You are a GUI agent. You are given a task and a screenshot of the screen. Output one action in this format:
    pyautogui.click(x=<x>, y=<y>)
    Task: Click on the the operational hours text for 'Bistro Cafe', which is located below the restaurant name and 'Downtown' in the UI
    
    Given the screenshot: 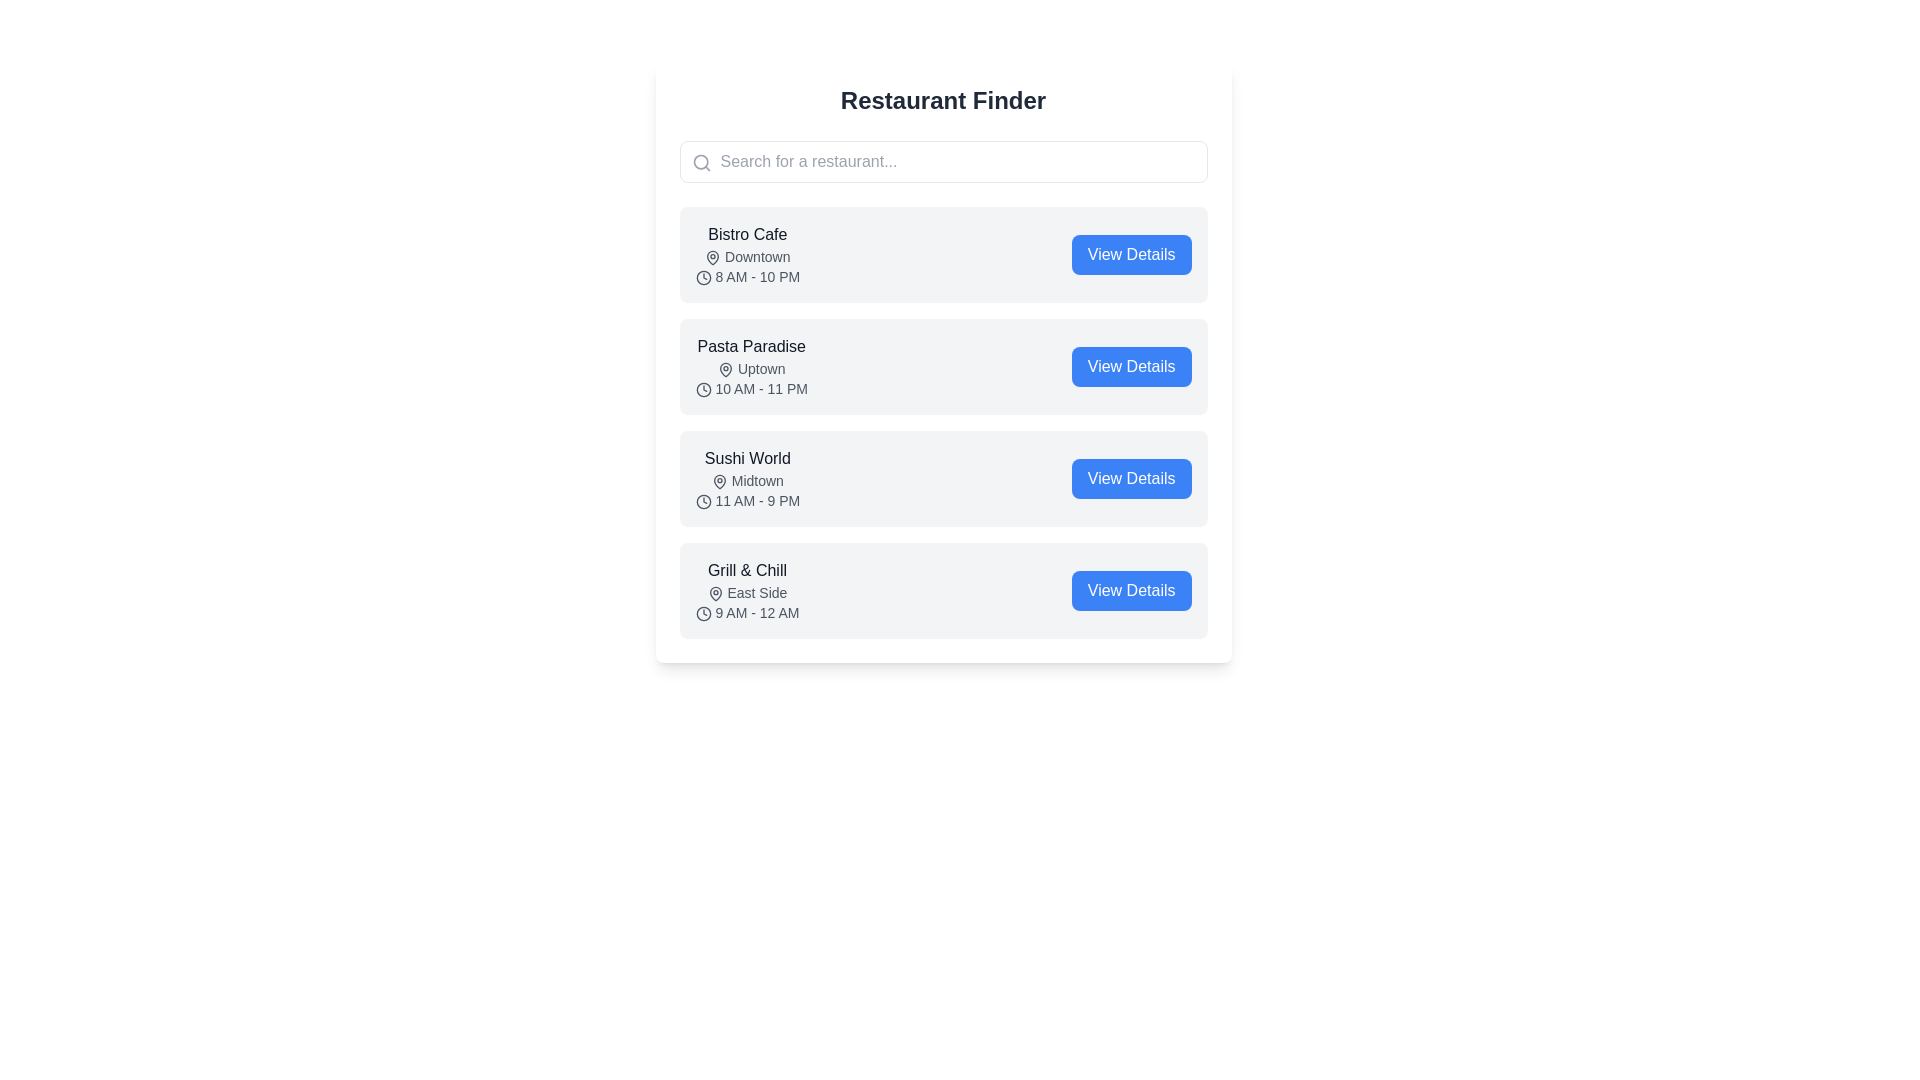 What is the action you would take?
    pyautogui.click(x=746, y=277)
    